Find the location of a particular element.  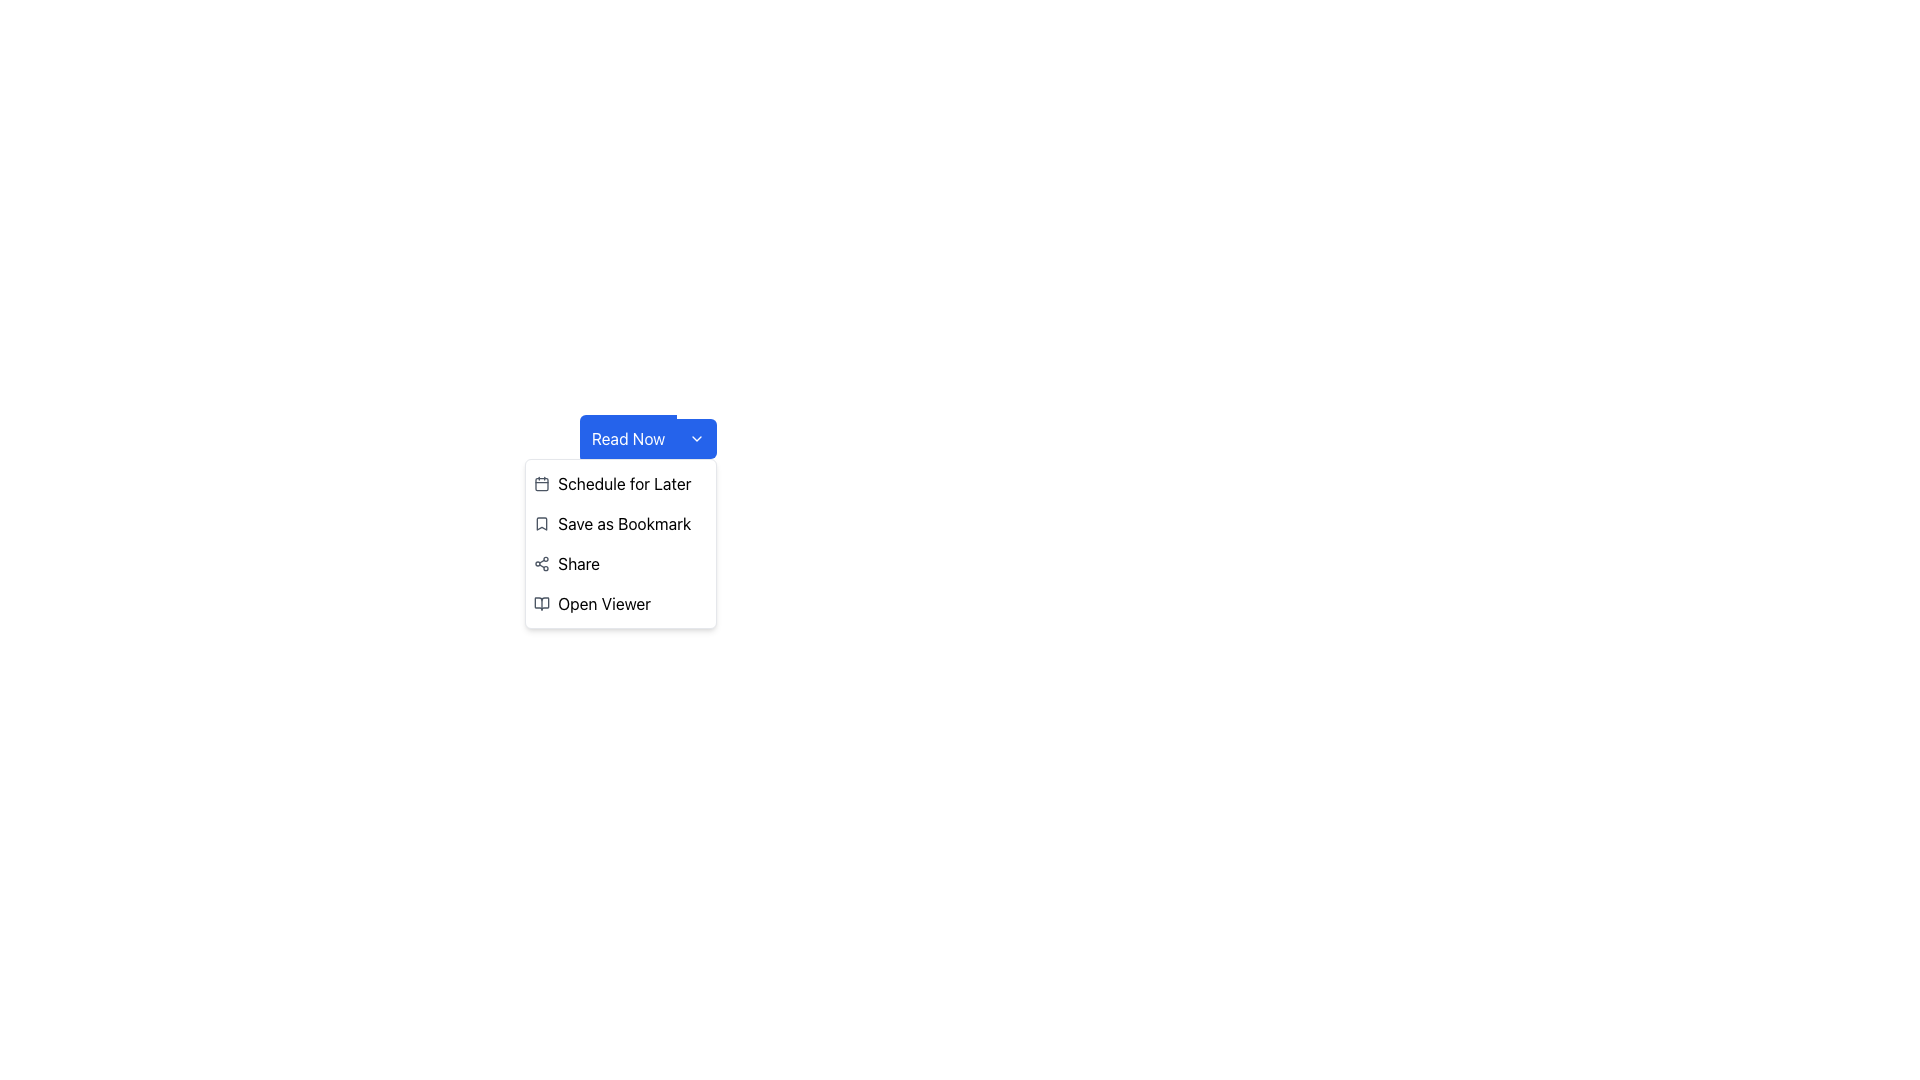

the 'Share' menu item using keyboard navigation is located at coordinates (620, 563).